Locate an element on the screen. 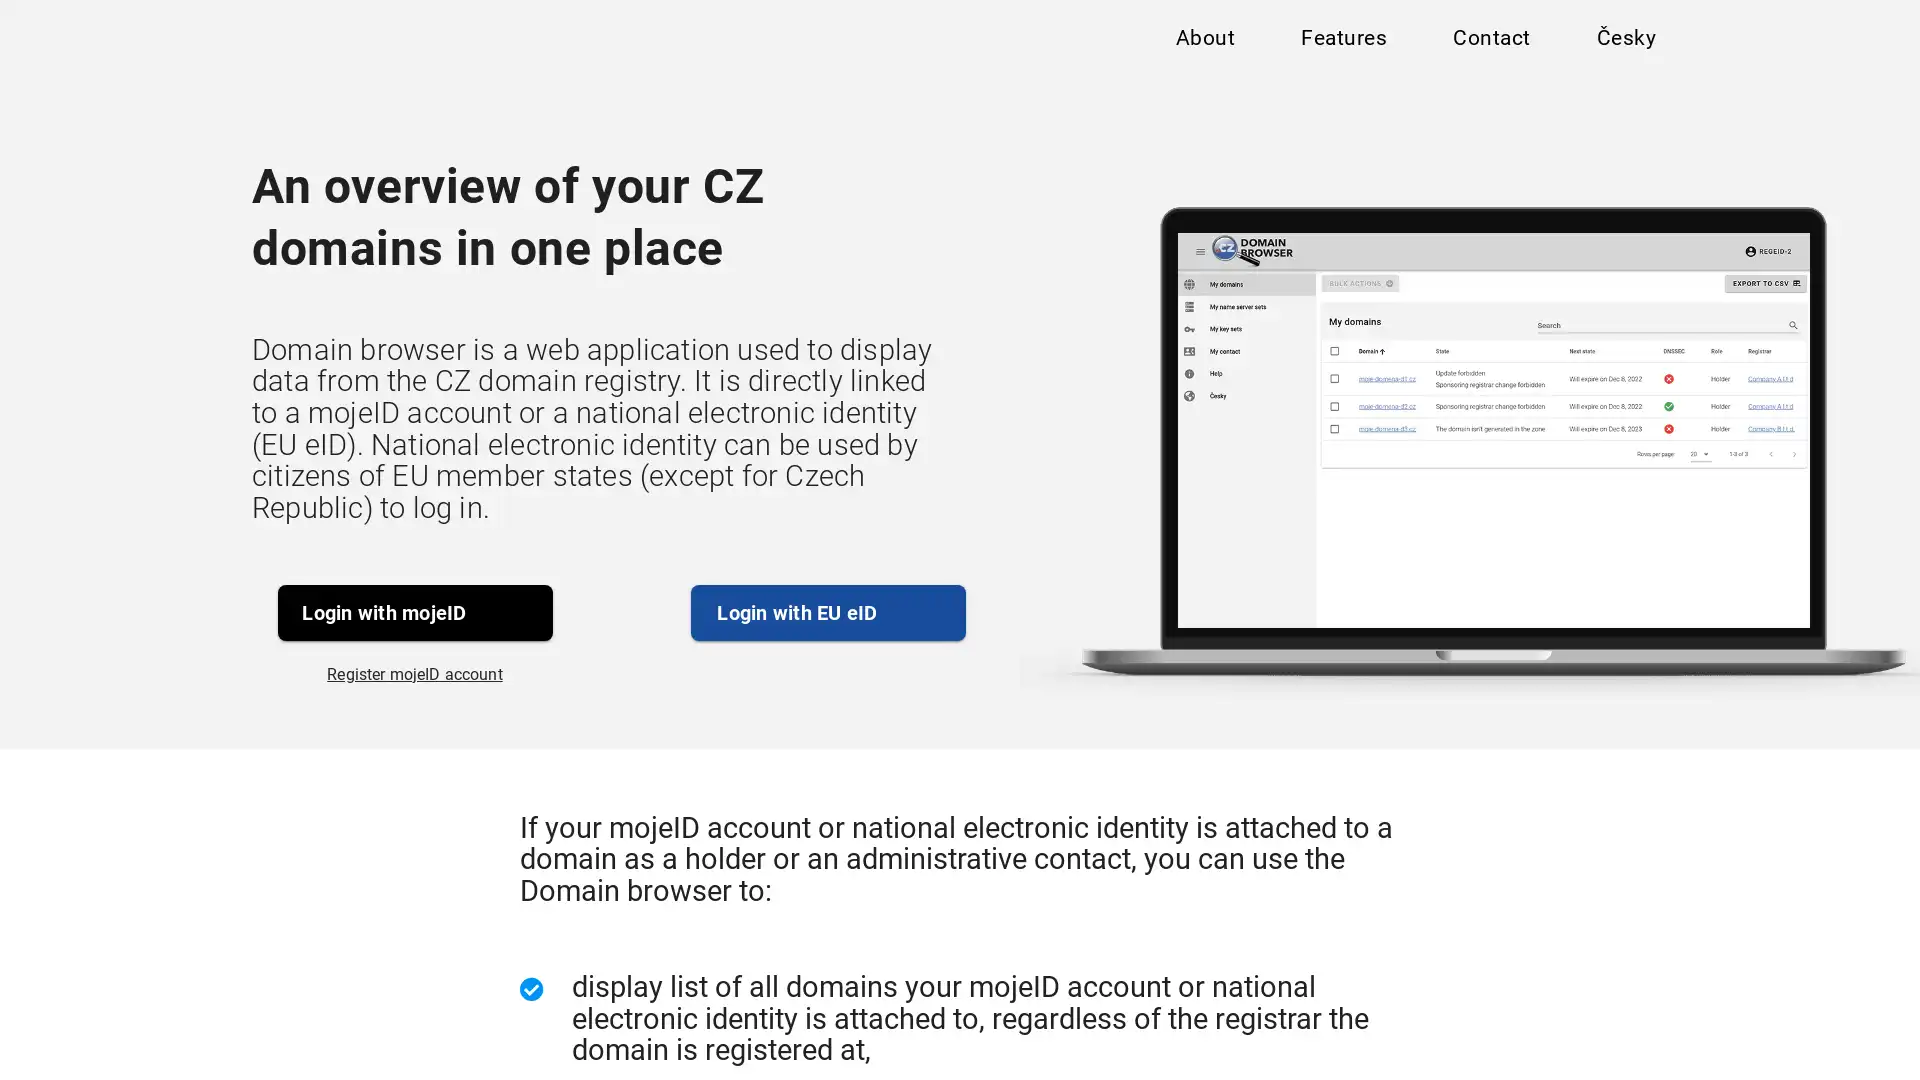  Contact is located at coordinates (1490, 42).